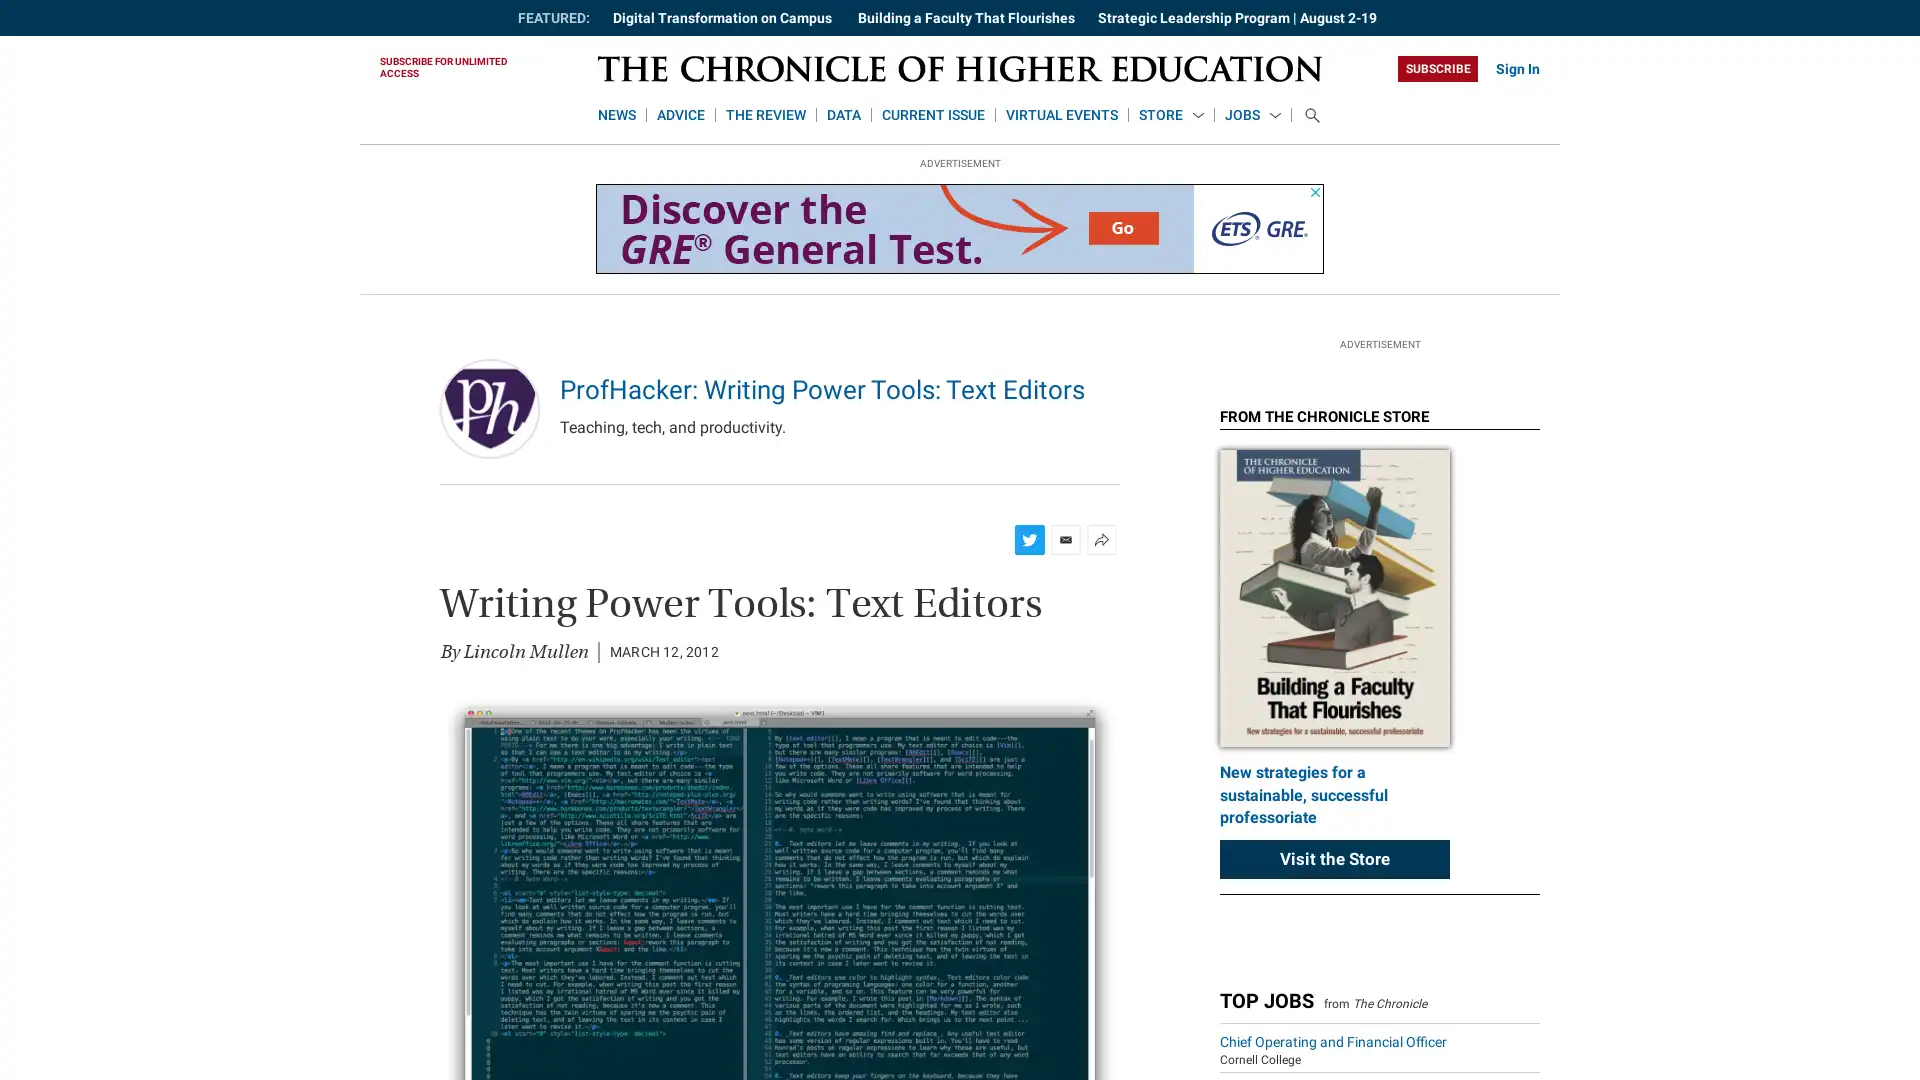  Describe the element at coordinates (1274, 116) in the screenshot. I see `Open Sub Navigation` at that location.